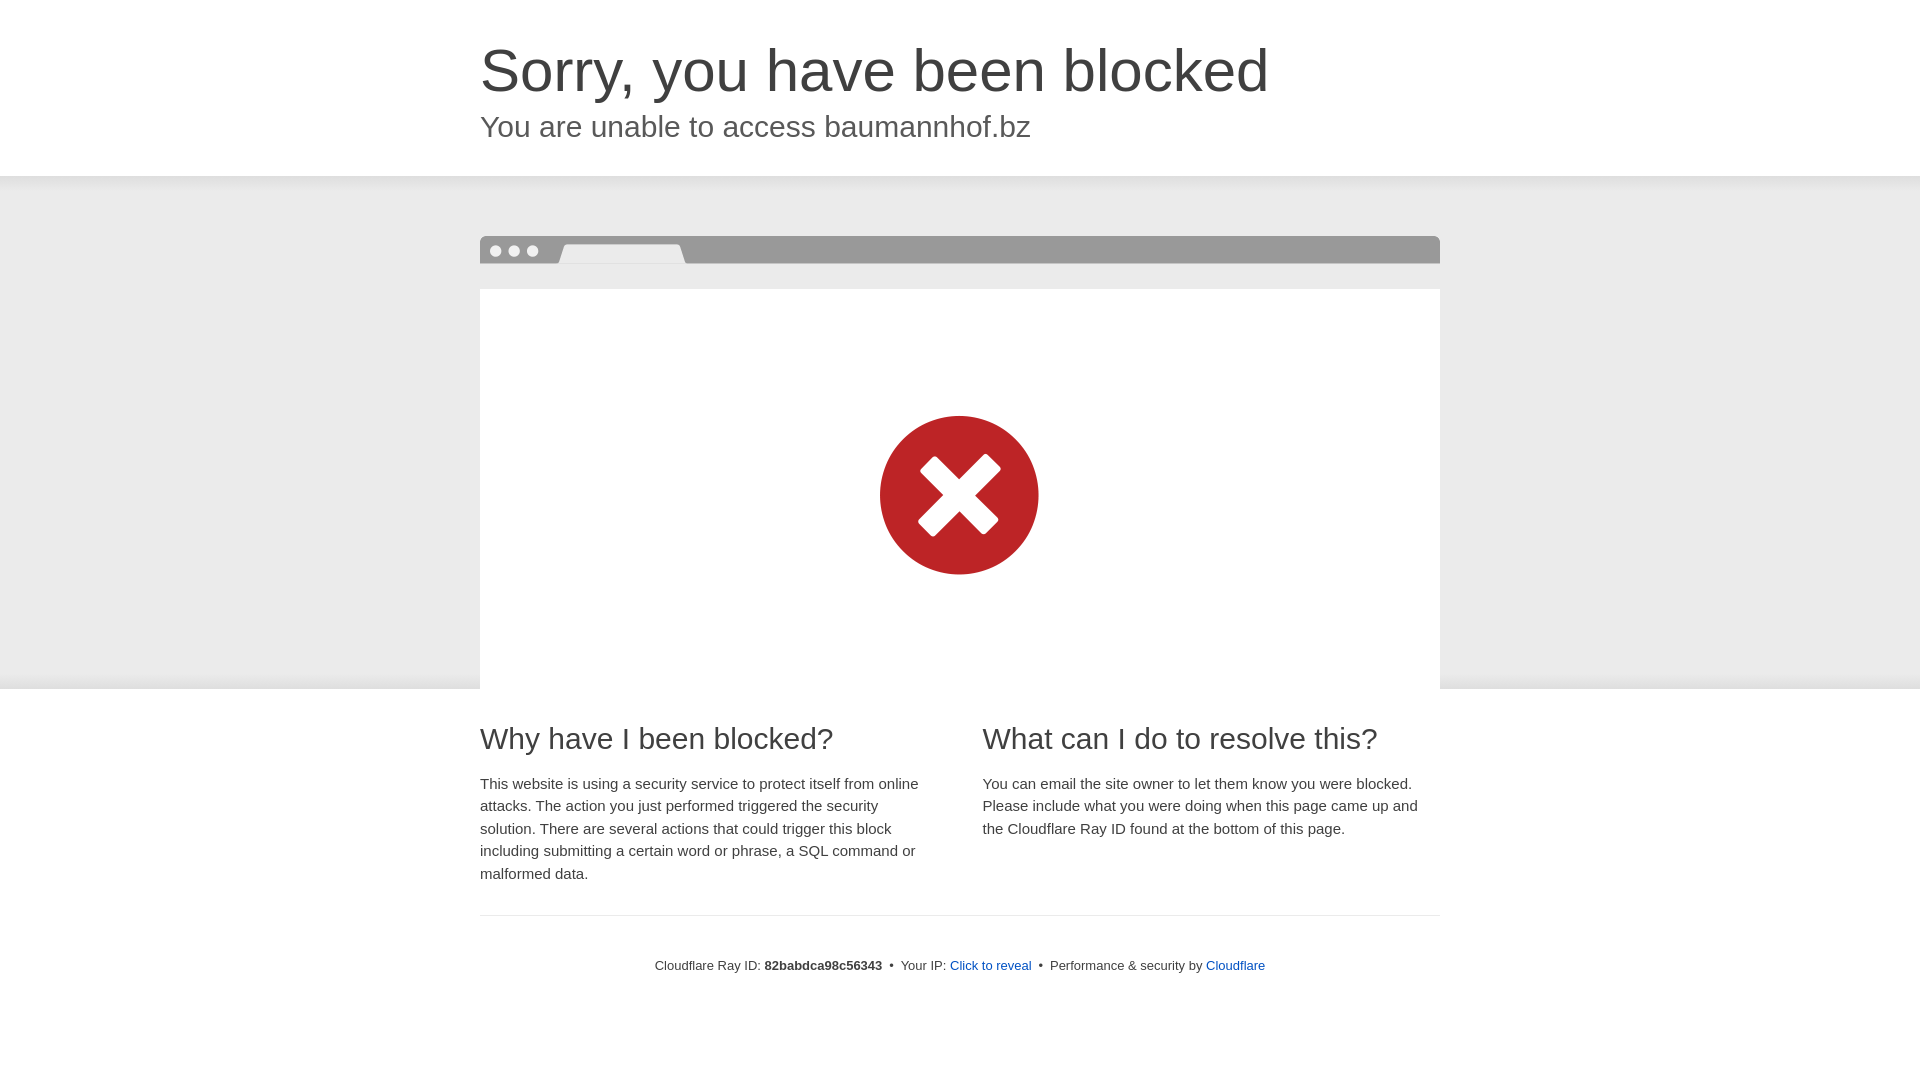 The width and height of the screenshot is (1920, 1080). I want to click on 'Click to reveal', so click(990, 964).